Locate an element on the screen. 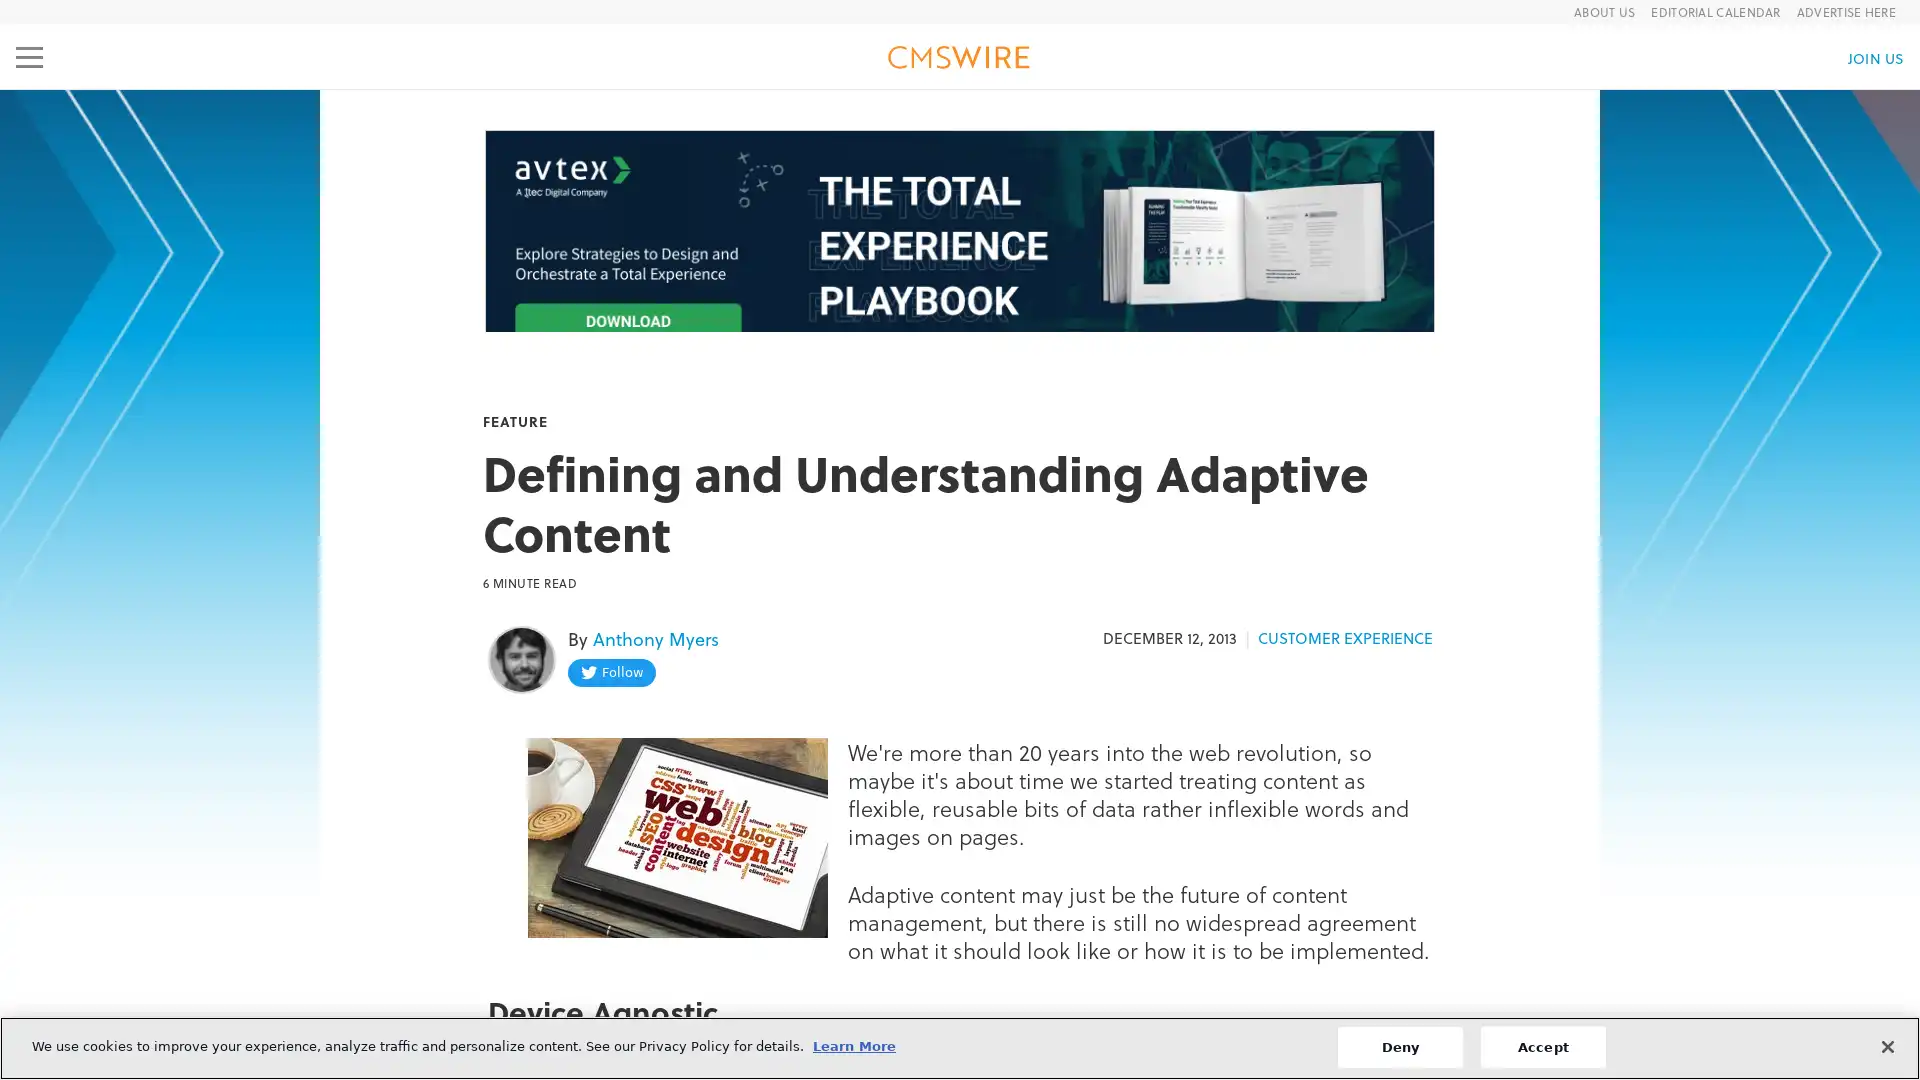 The width and height of the screenshot is (1920, 1080). Be a Digital Leader is located at coordinates (958, 451).